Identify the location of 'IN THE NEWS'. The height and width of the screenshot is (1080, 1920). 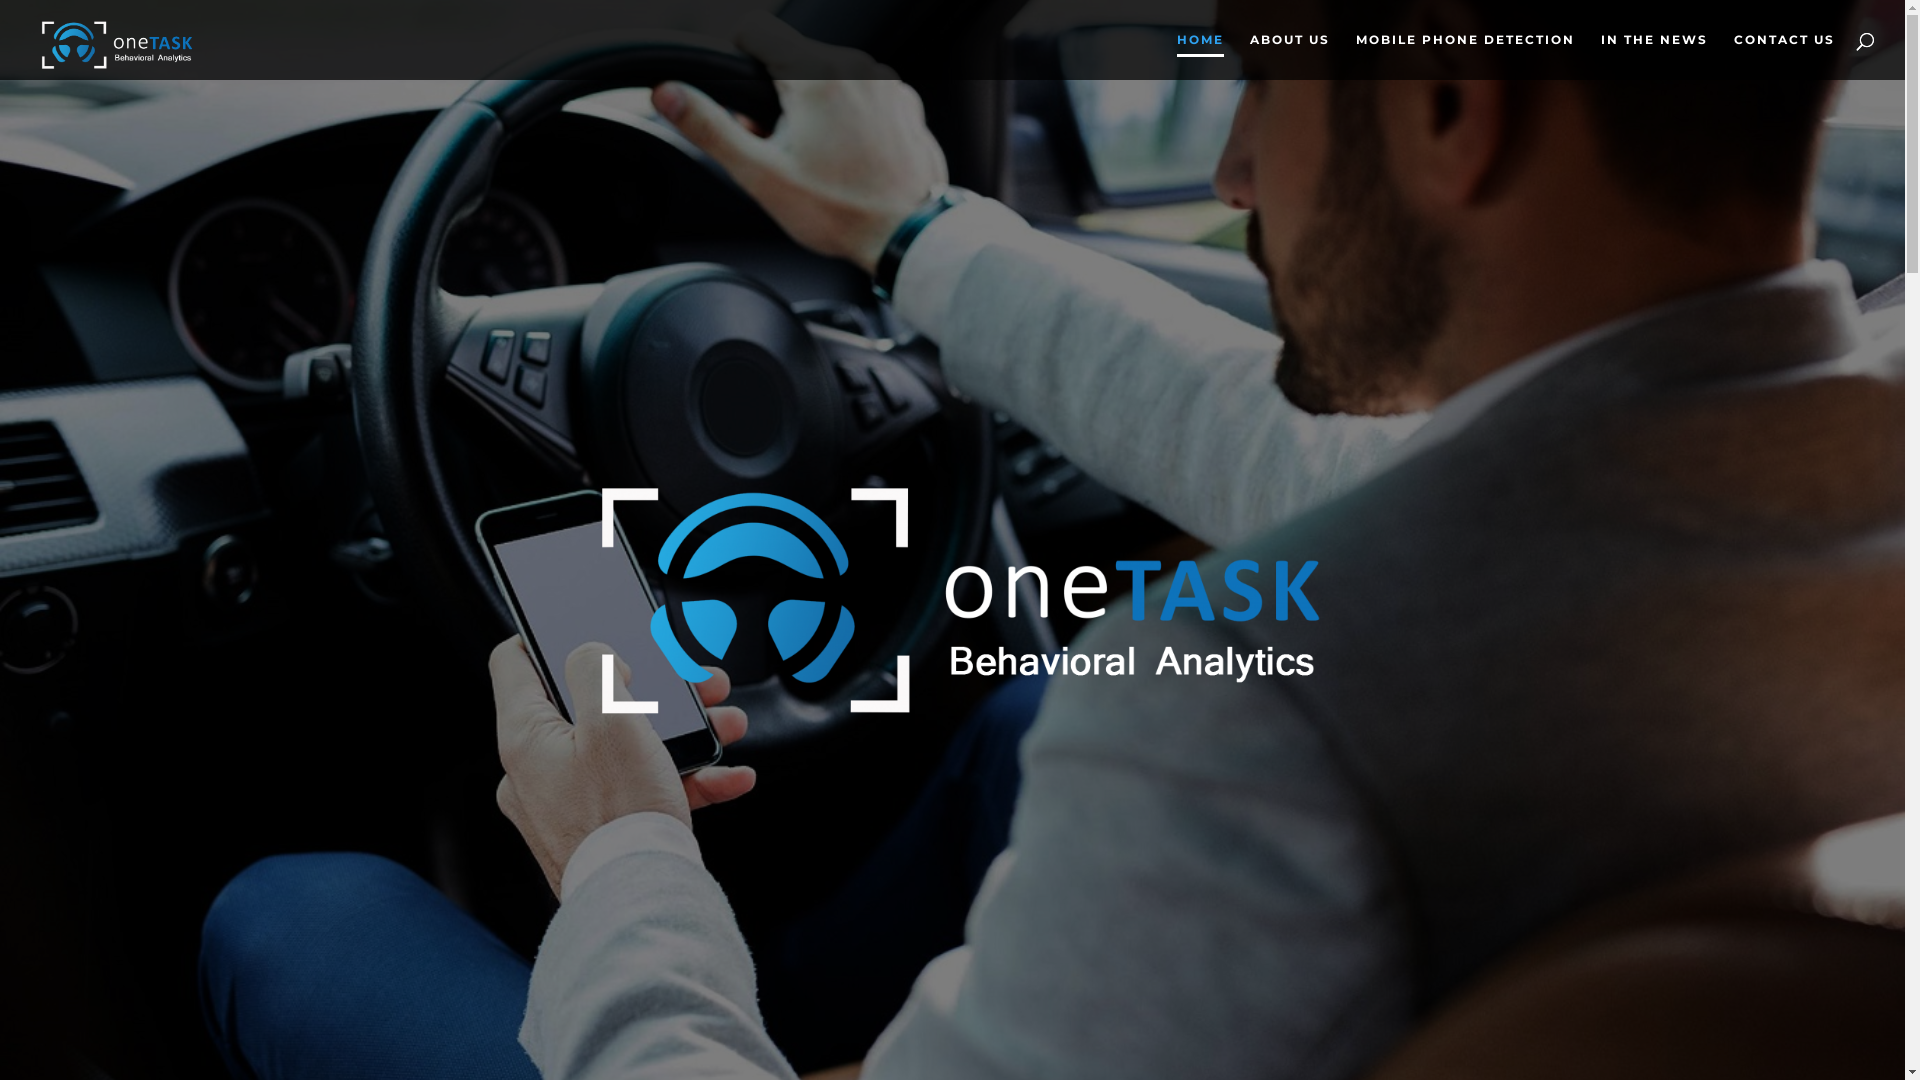
(1601, 55).